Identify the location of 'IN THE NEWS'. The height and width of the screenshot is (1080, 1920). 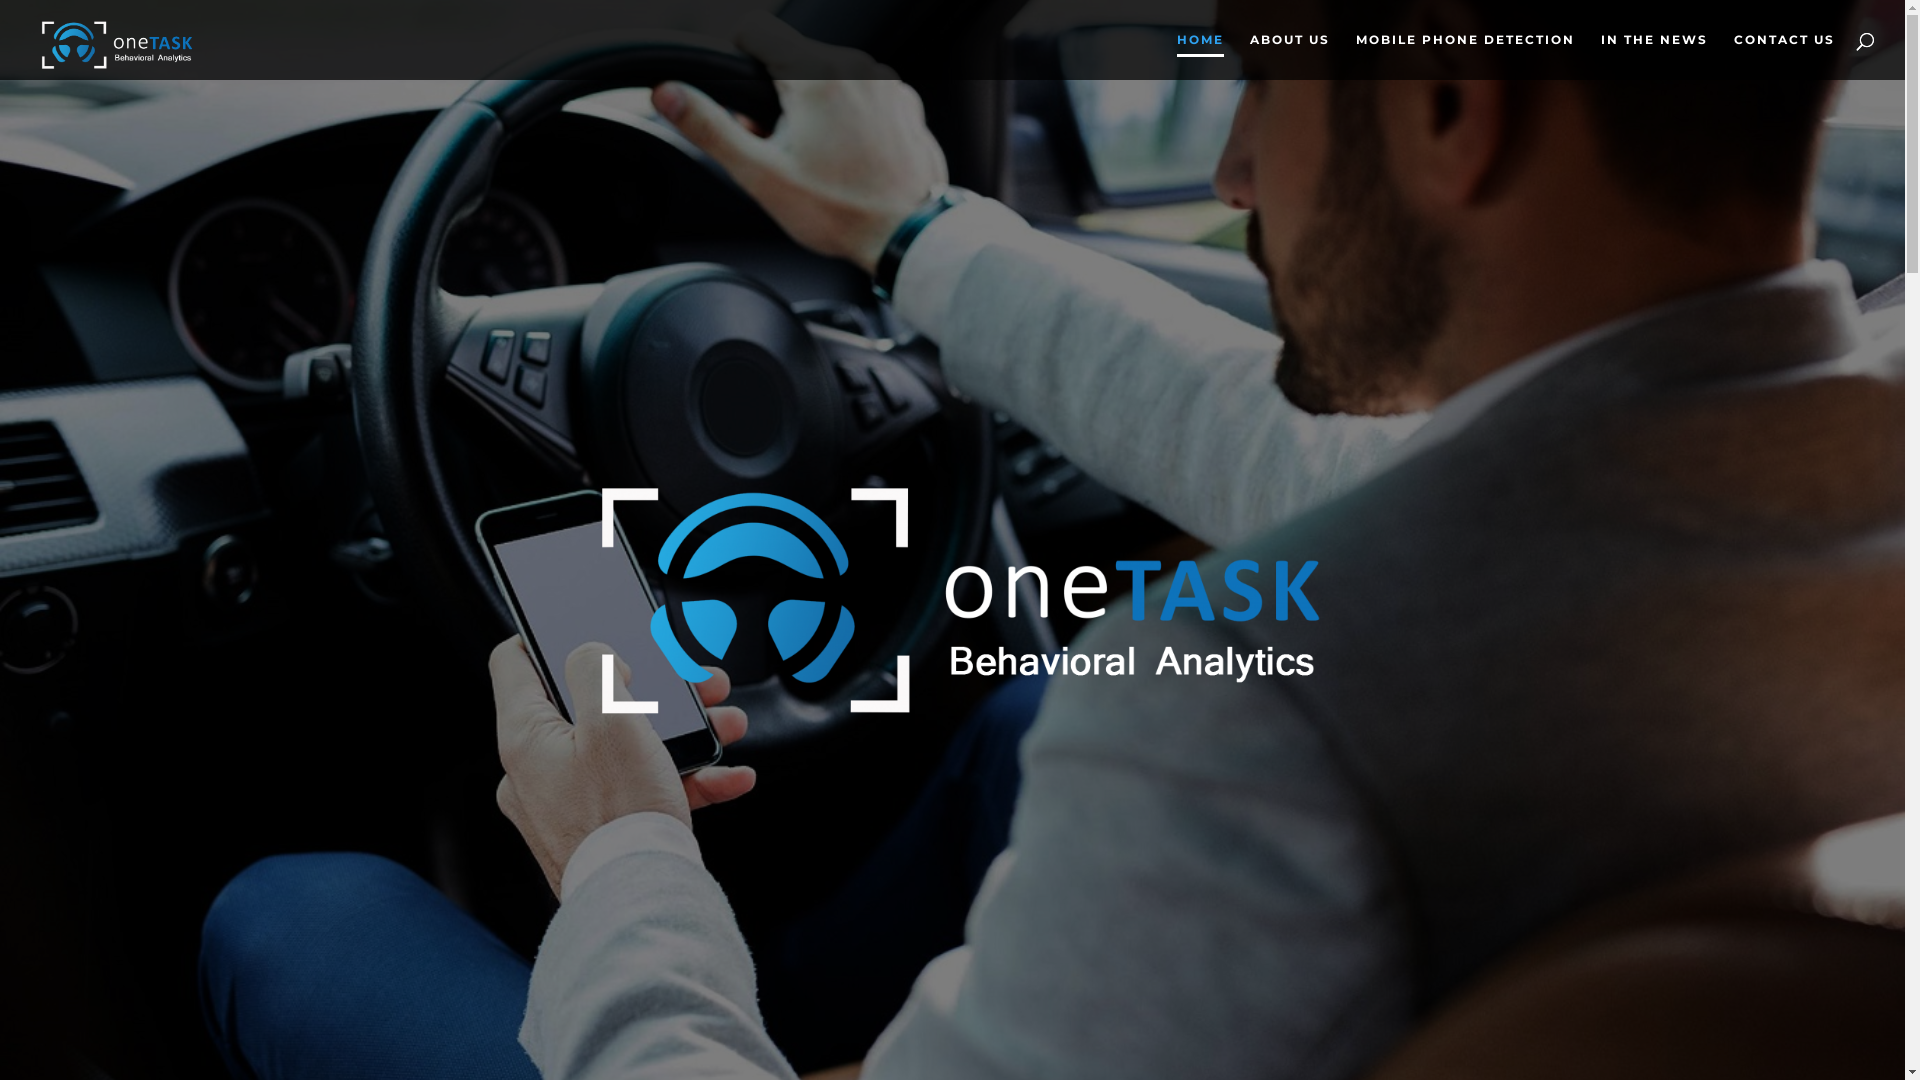
(1601, 55).